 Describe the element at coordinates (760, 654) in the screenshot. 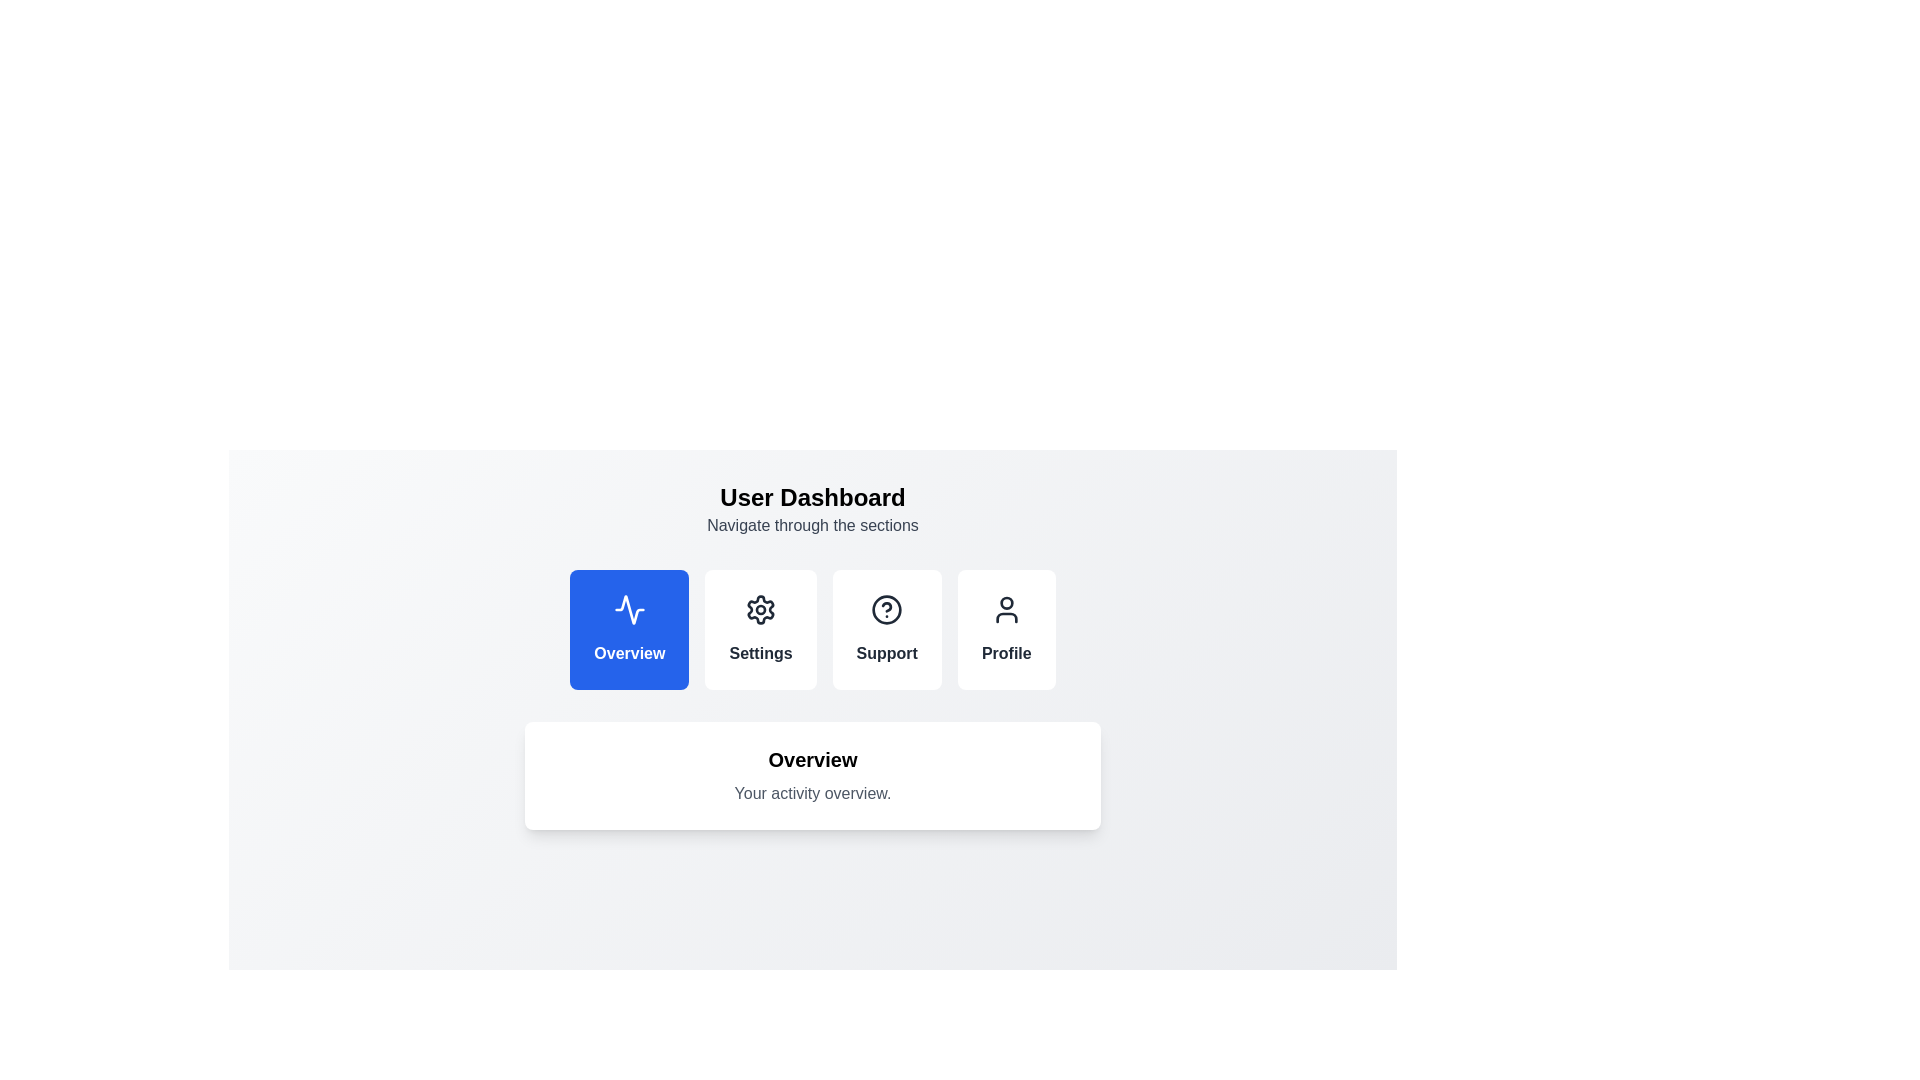

I see `text content of the 'Settings' text label, which is styled in bold and located beneath a gear icon` at that location.